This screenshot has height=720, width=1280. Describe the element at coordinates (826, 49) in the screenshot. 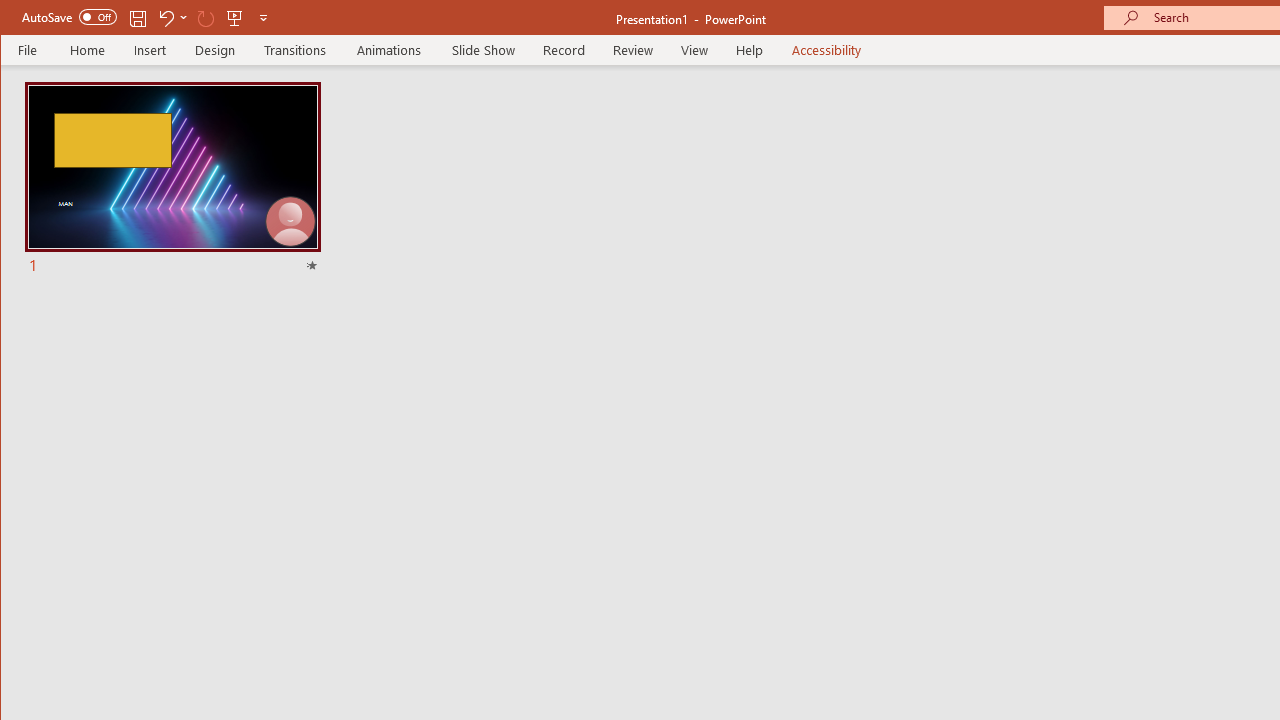

I see `'Accessibility'` at that location.